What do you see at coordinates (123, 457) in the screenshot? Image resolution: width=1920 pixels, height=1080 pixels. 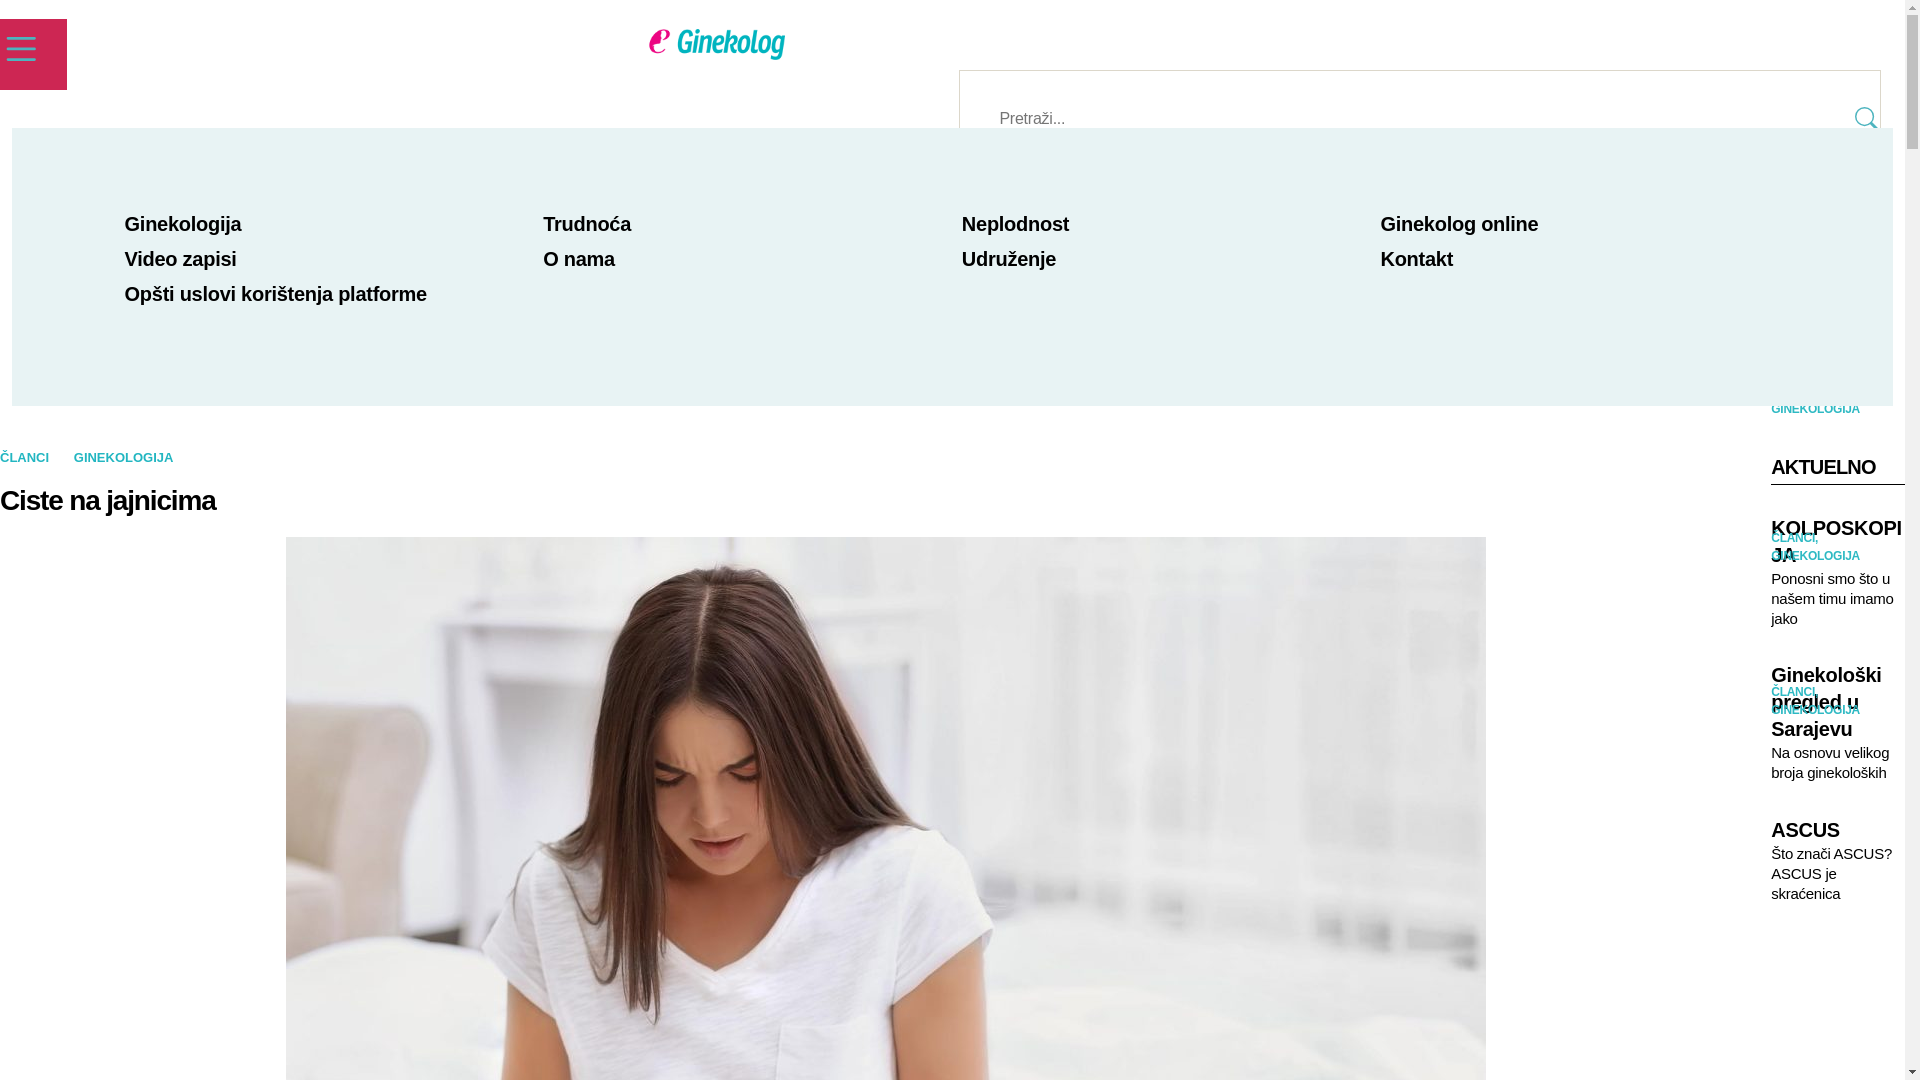 I see `'GINEKOLOGIJA'` at bounding box center [123, 457].